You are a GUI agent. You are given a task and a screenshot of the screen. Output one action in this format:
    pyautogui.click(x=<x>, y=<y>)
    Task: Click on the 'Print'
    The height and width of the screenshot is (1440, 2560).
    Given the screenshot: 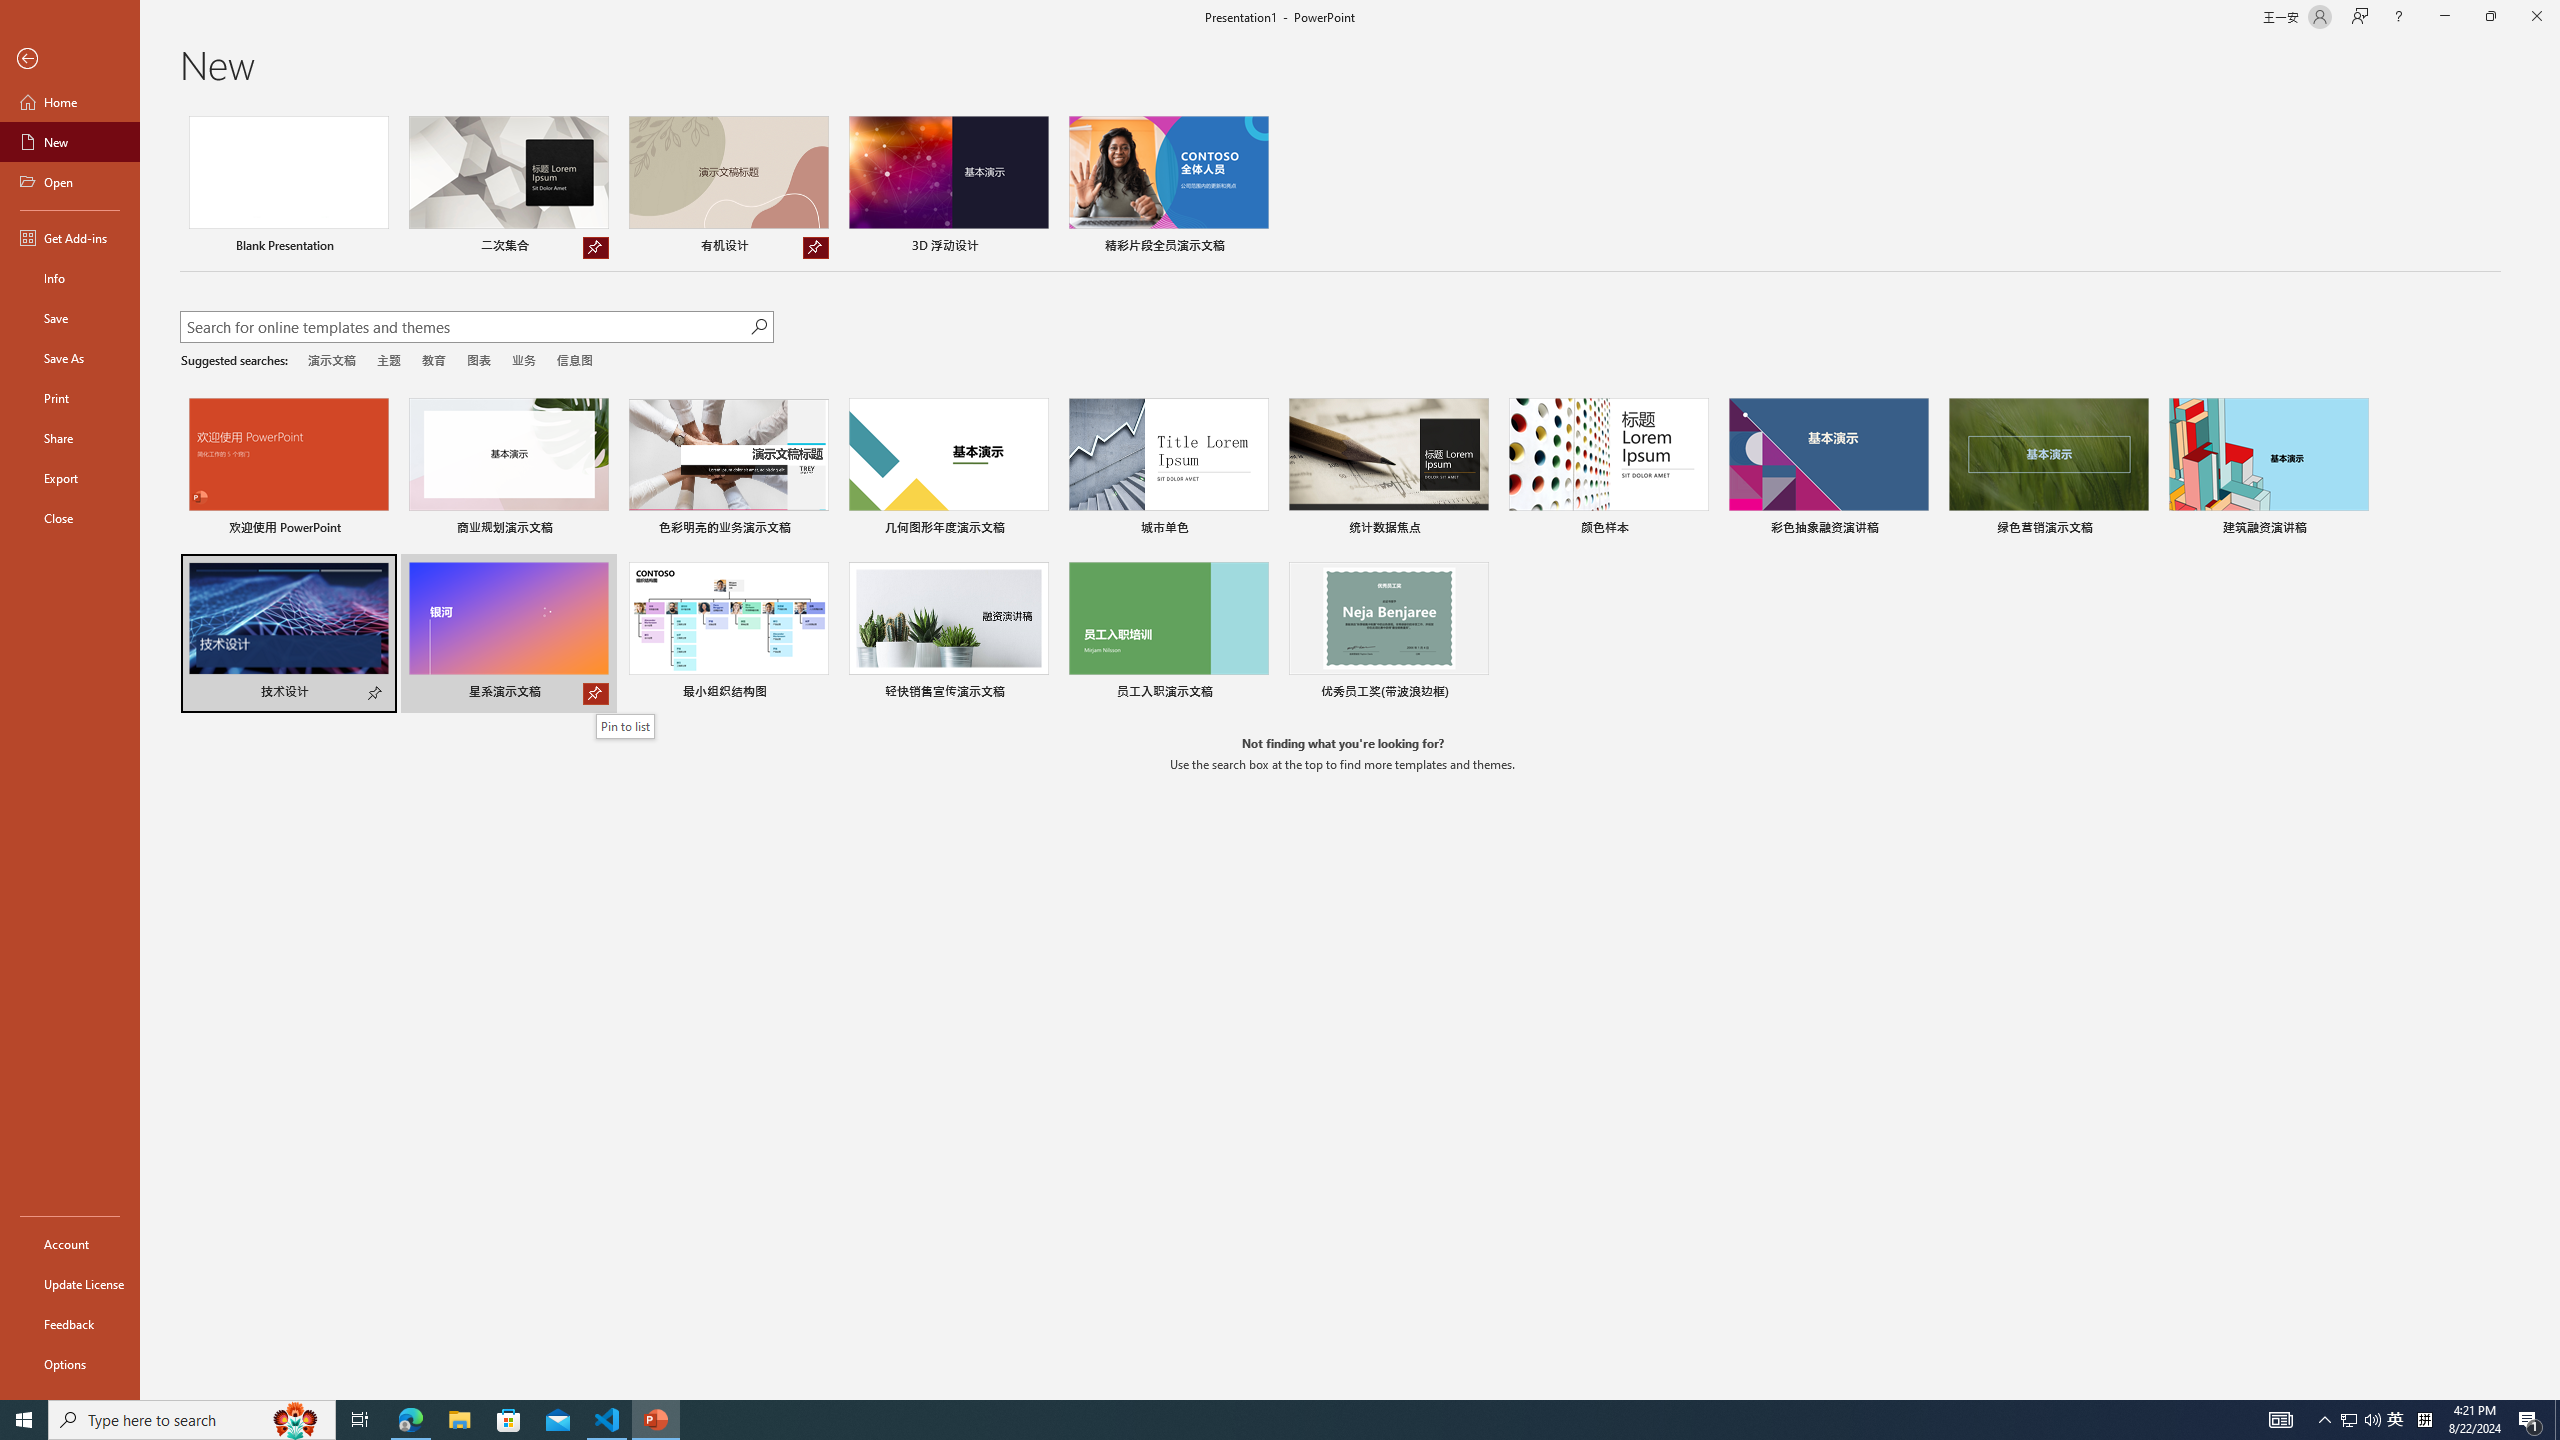 What is the action you would take?
    pyautogui.click(x=69, y=397)
    